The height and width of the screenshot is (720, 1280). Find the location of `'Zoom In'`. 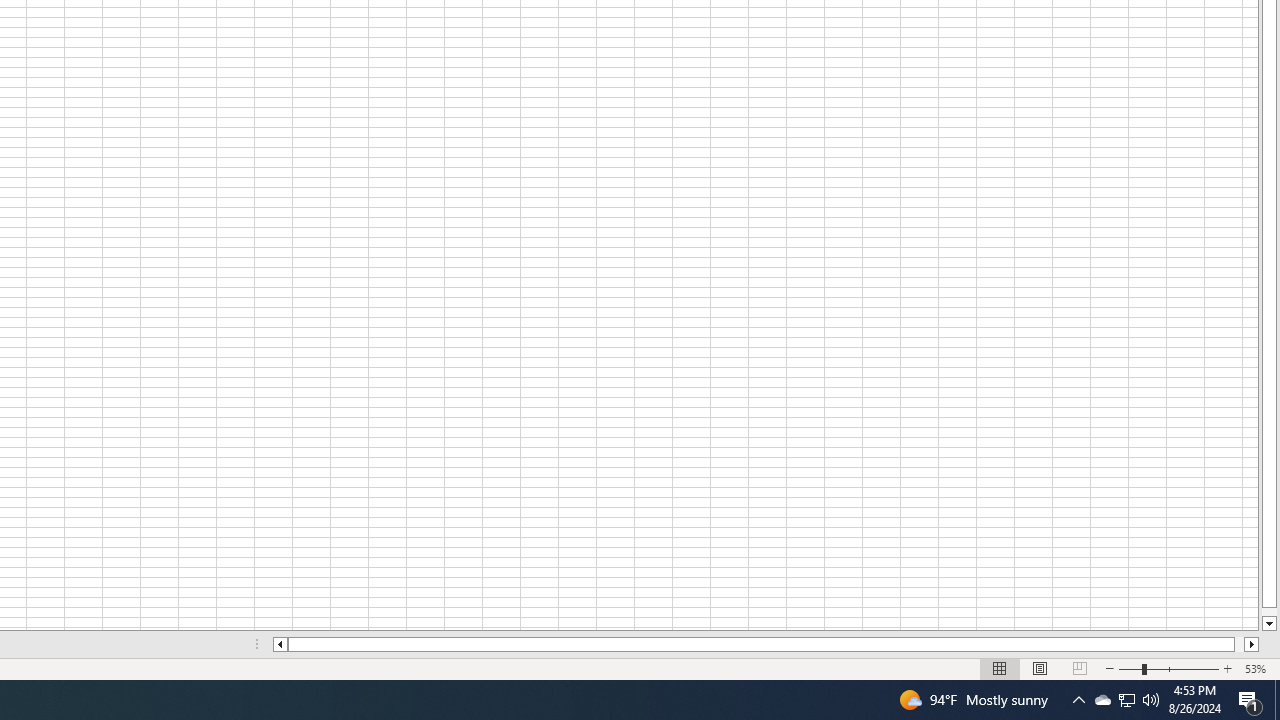

'Zoom In' is located at coordinates (1226, 669).